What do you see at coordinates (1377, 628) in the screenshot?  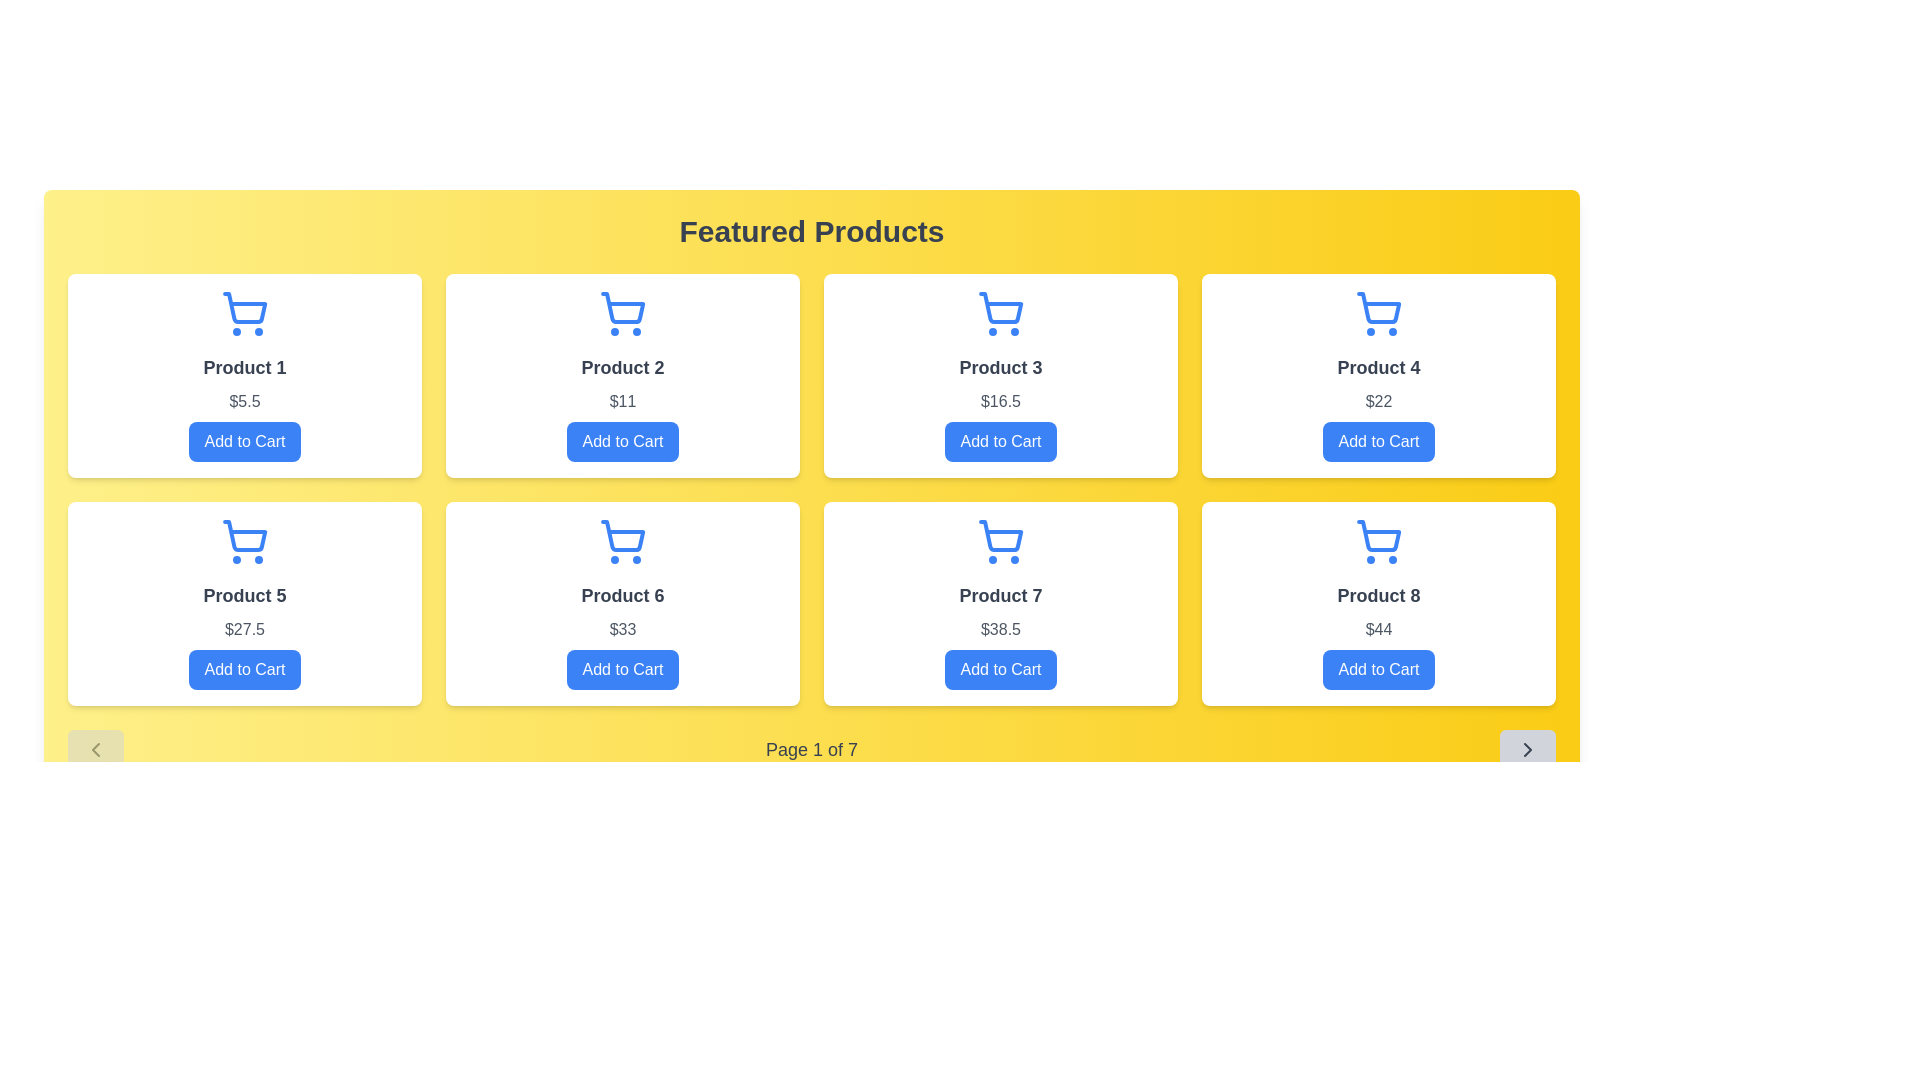 I see `the text display showing the price of 'Product 8', located in the third row and fourth column of the product grid, below the product title and above the 'Add to Cart' button` at bounding box center [1377, 628].